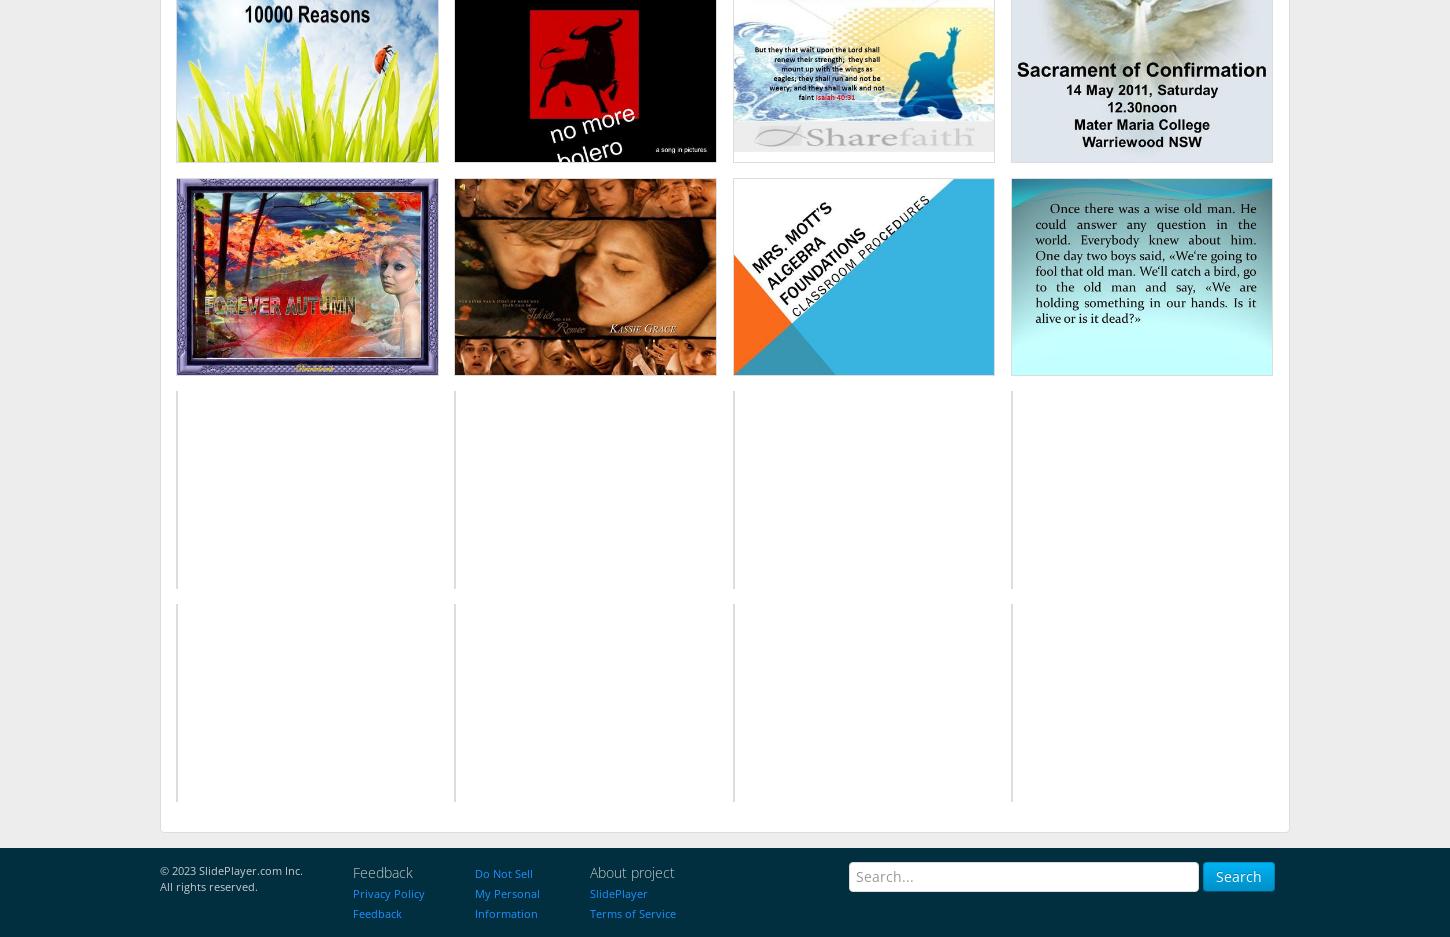  I want to click on 'All rights reserved.', so click(207, 884).